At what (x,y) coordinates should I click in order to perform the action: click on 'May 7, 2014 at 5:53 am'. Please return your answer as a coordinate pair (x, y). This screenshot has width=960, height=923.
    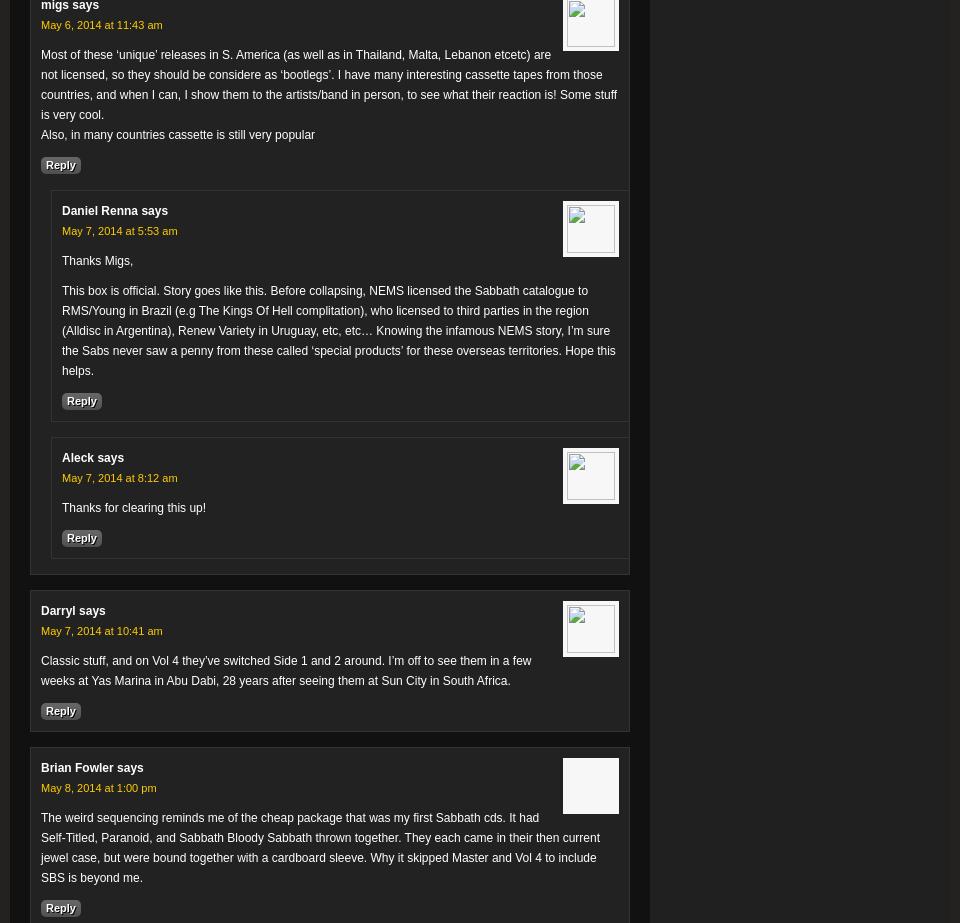
    Looking at the image, I should click on (119, 231).